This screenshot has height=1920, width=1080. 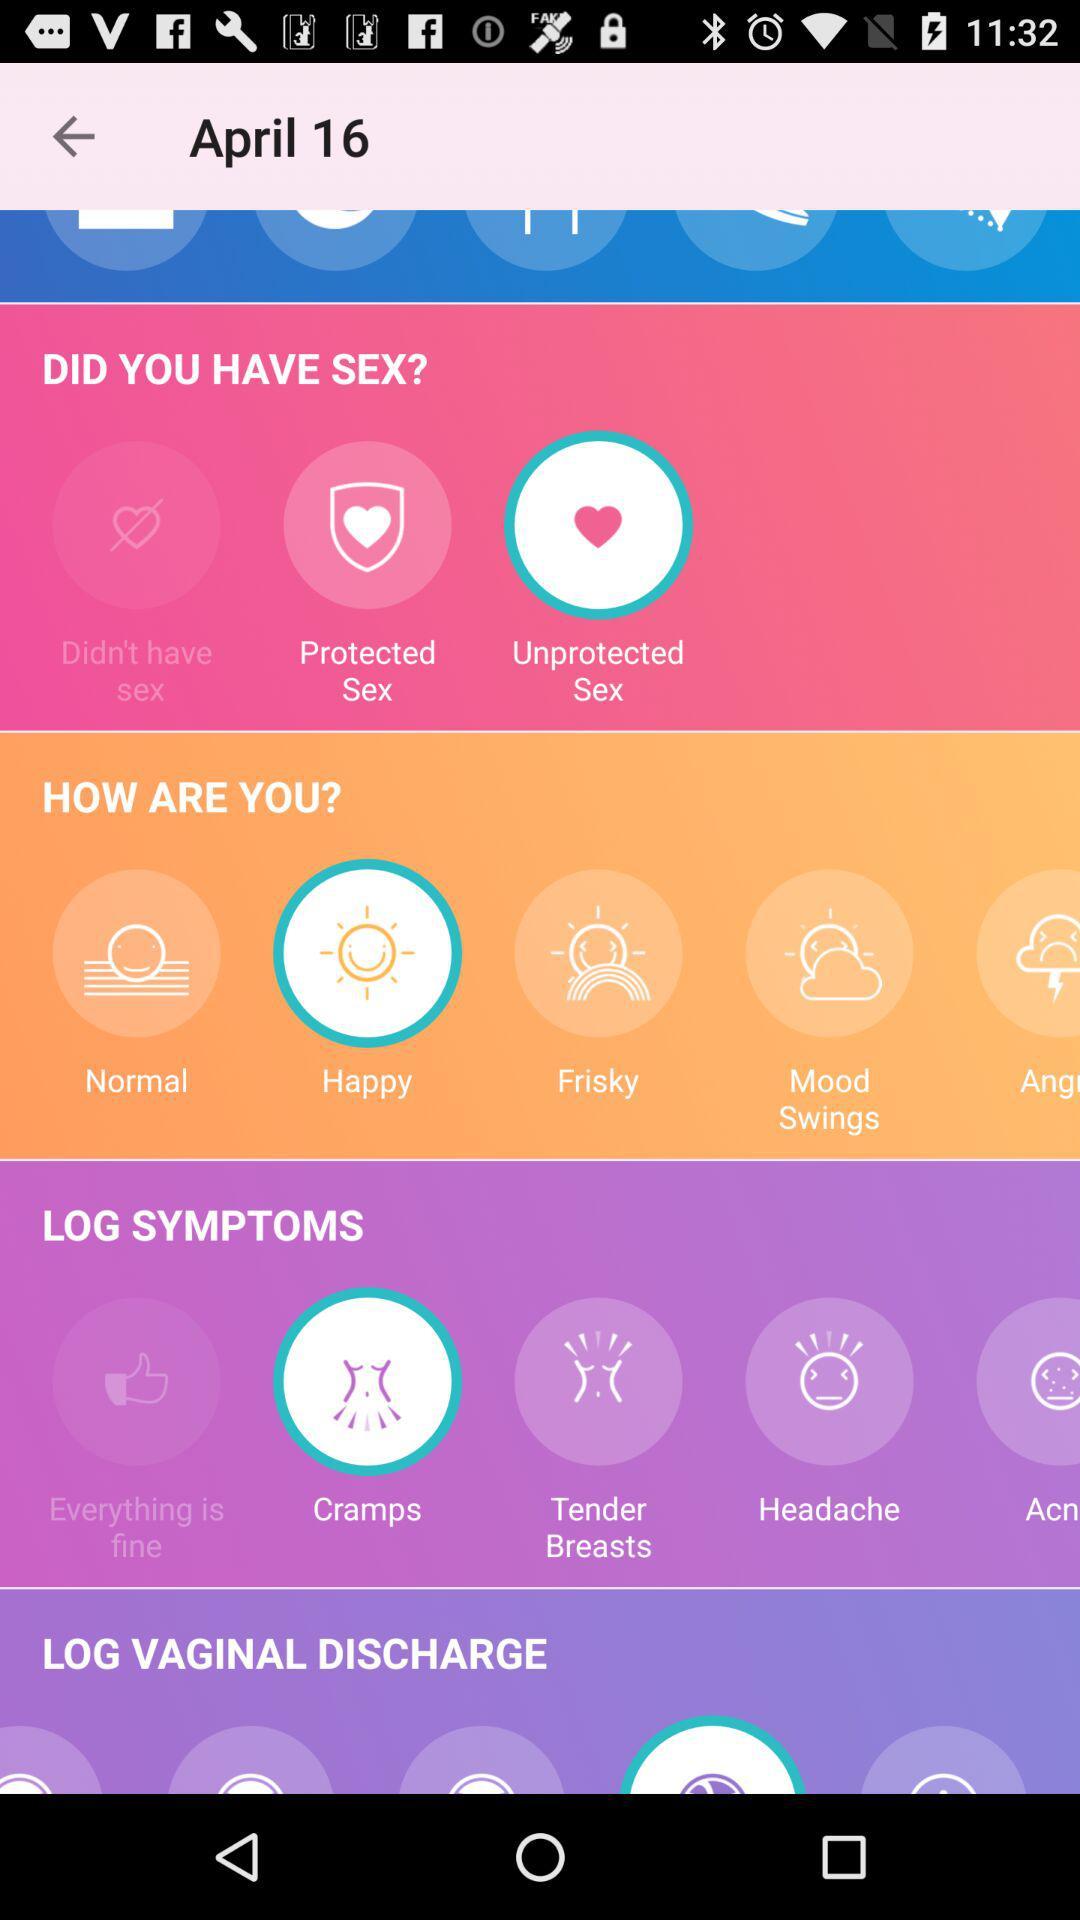 What do you see at coordinates (72, 135) in the screenshot?
I see `the item next to the april 16` at bounding box center [72, 135].